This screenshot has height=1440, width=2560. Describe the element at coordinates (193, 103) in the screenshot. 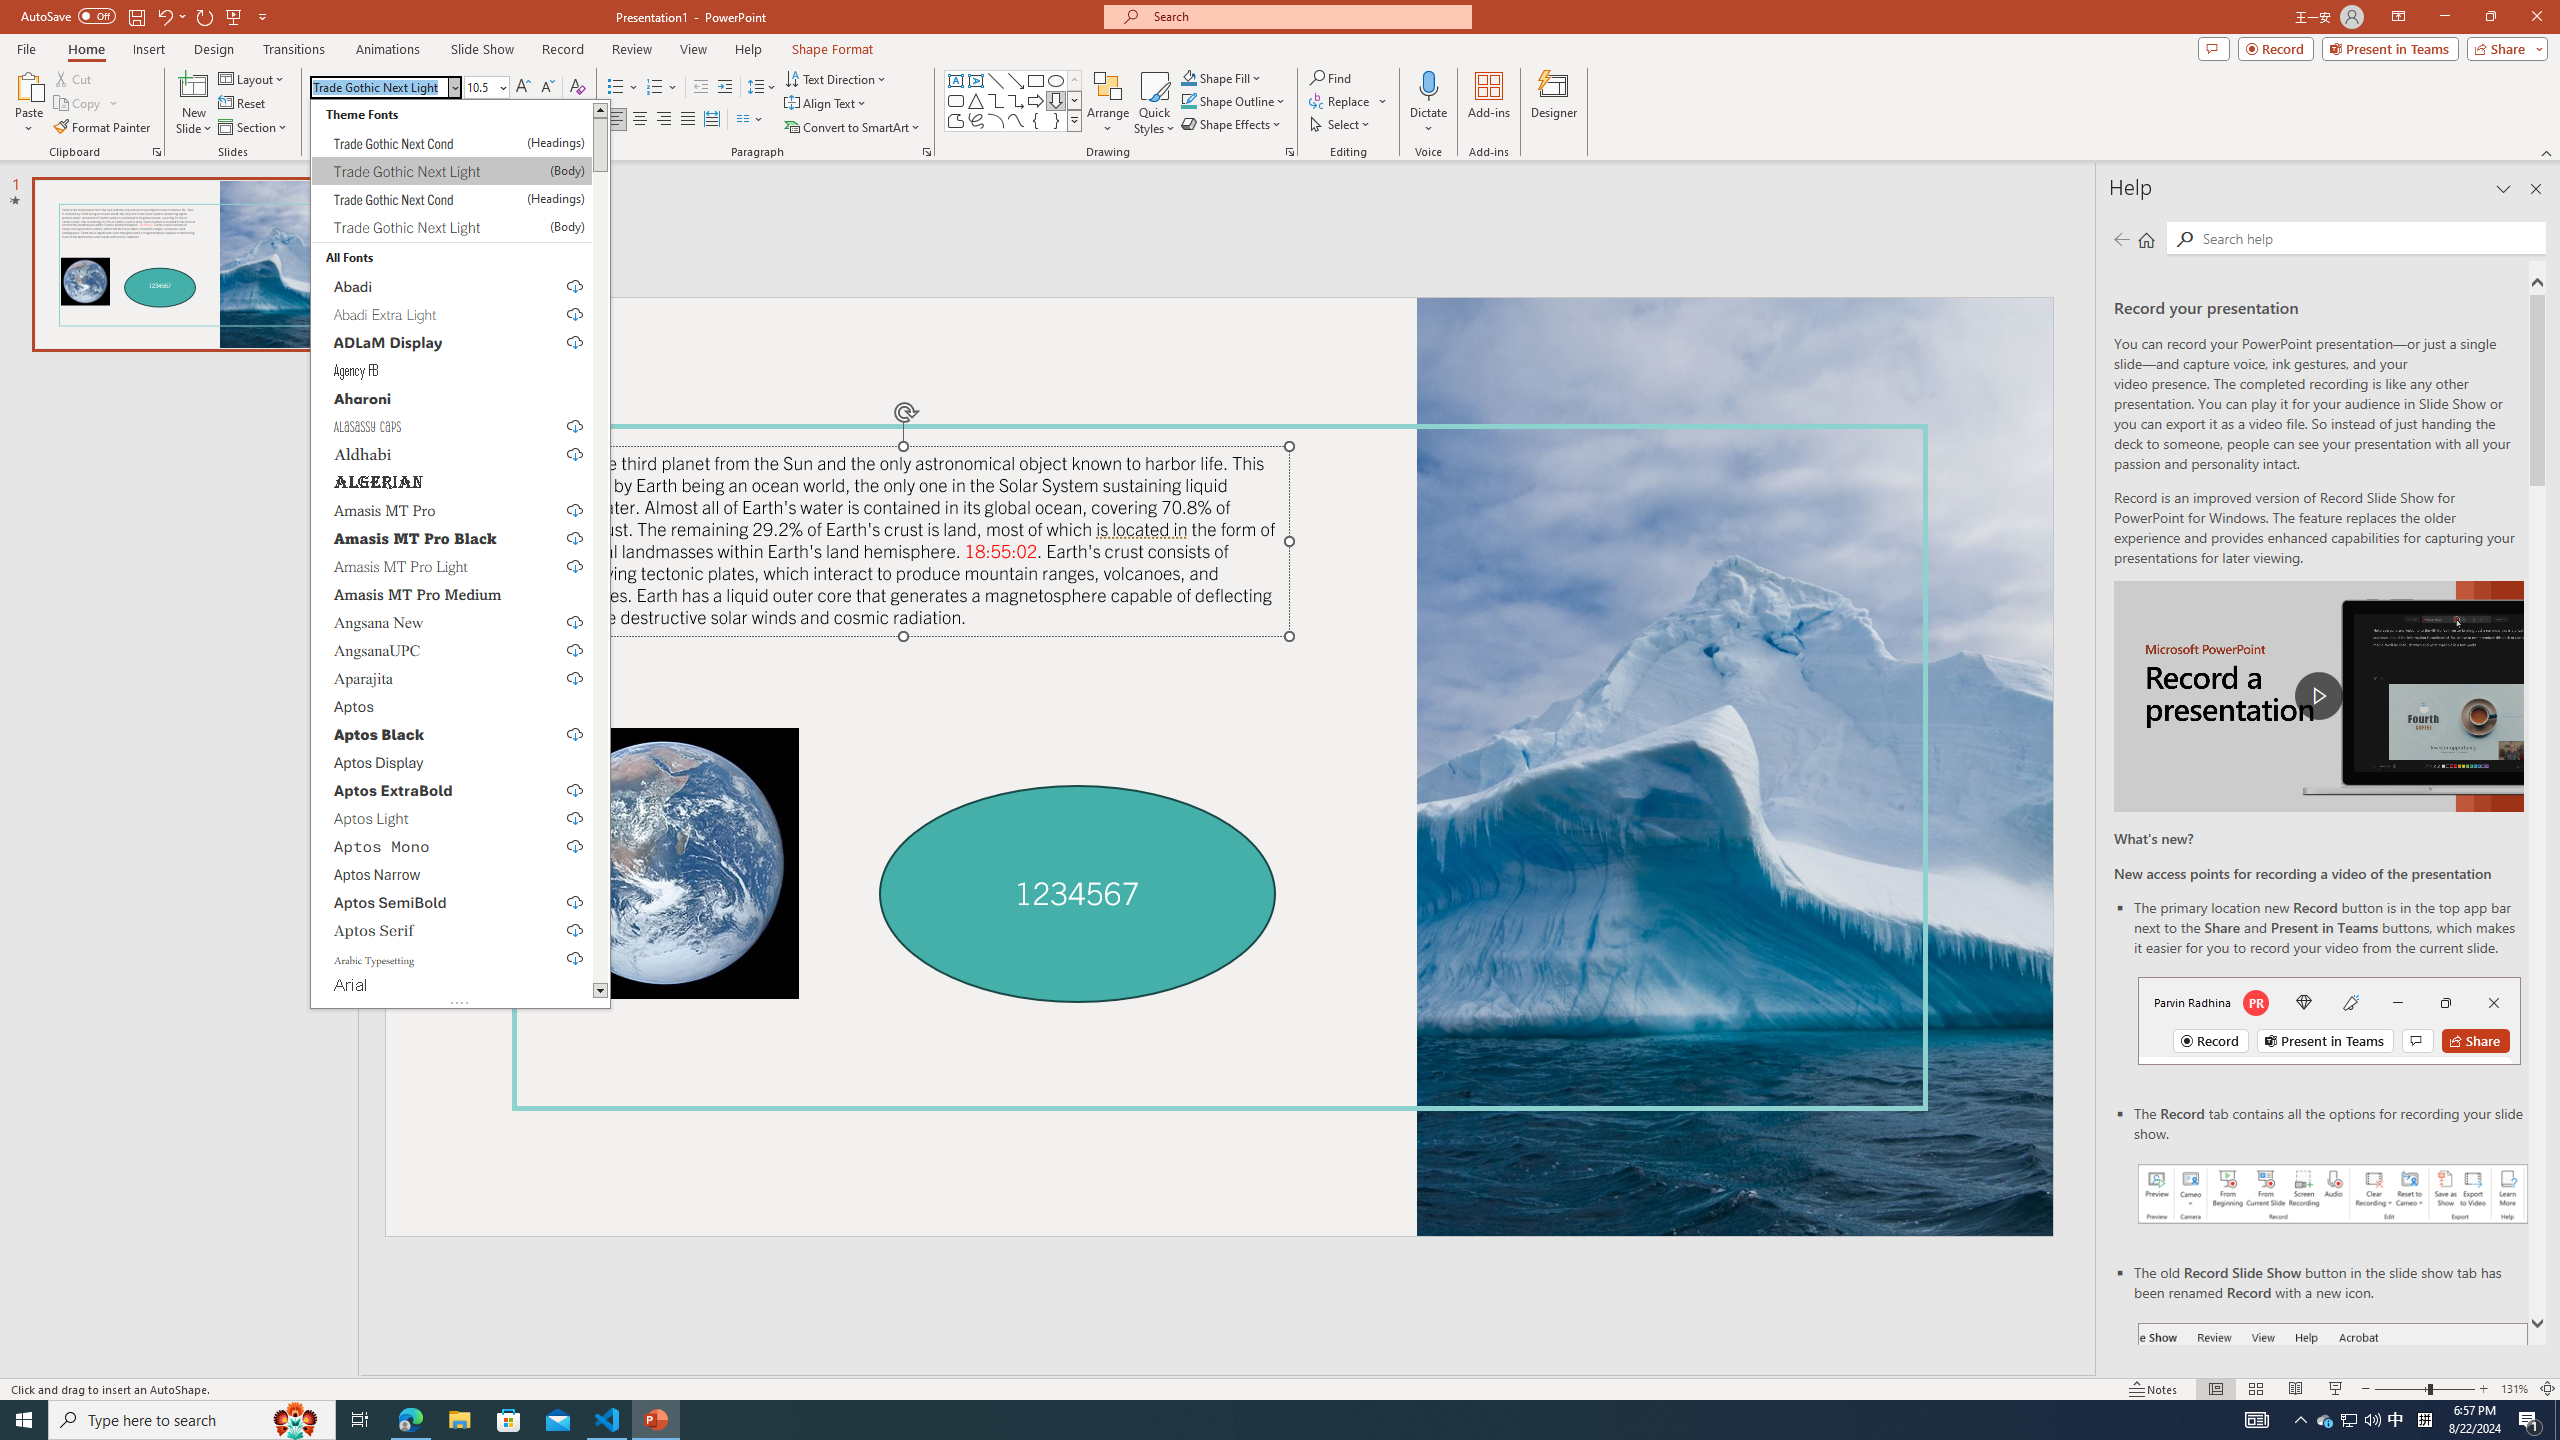

I see `'New Slide'` at that location.